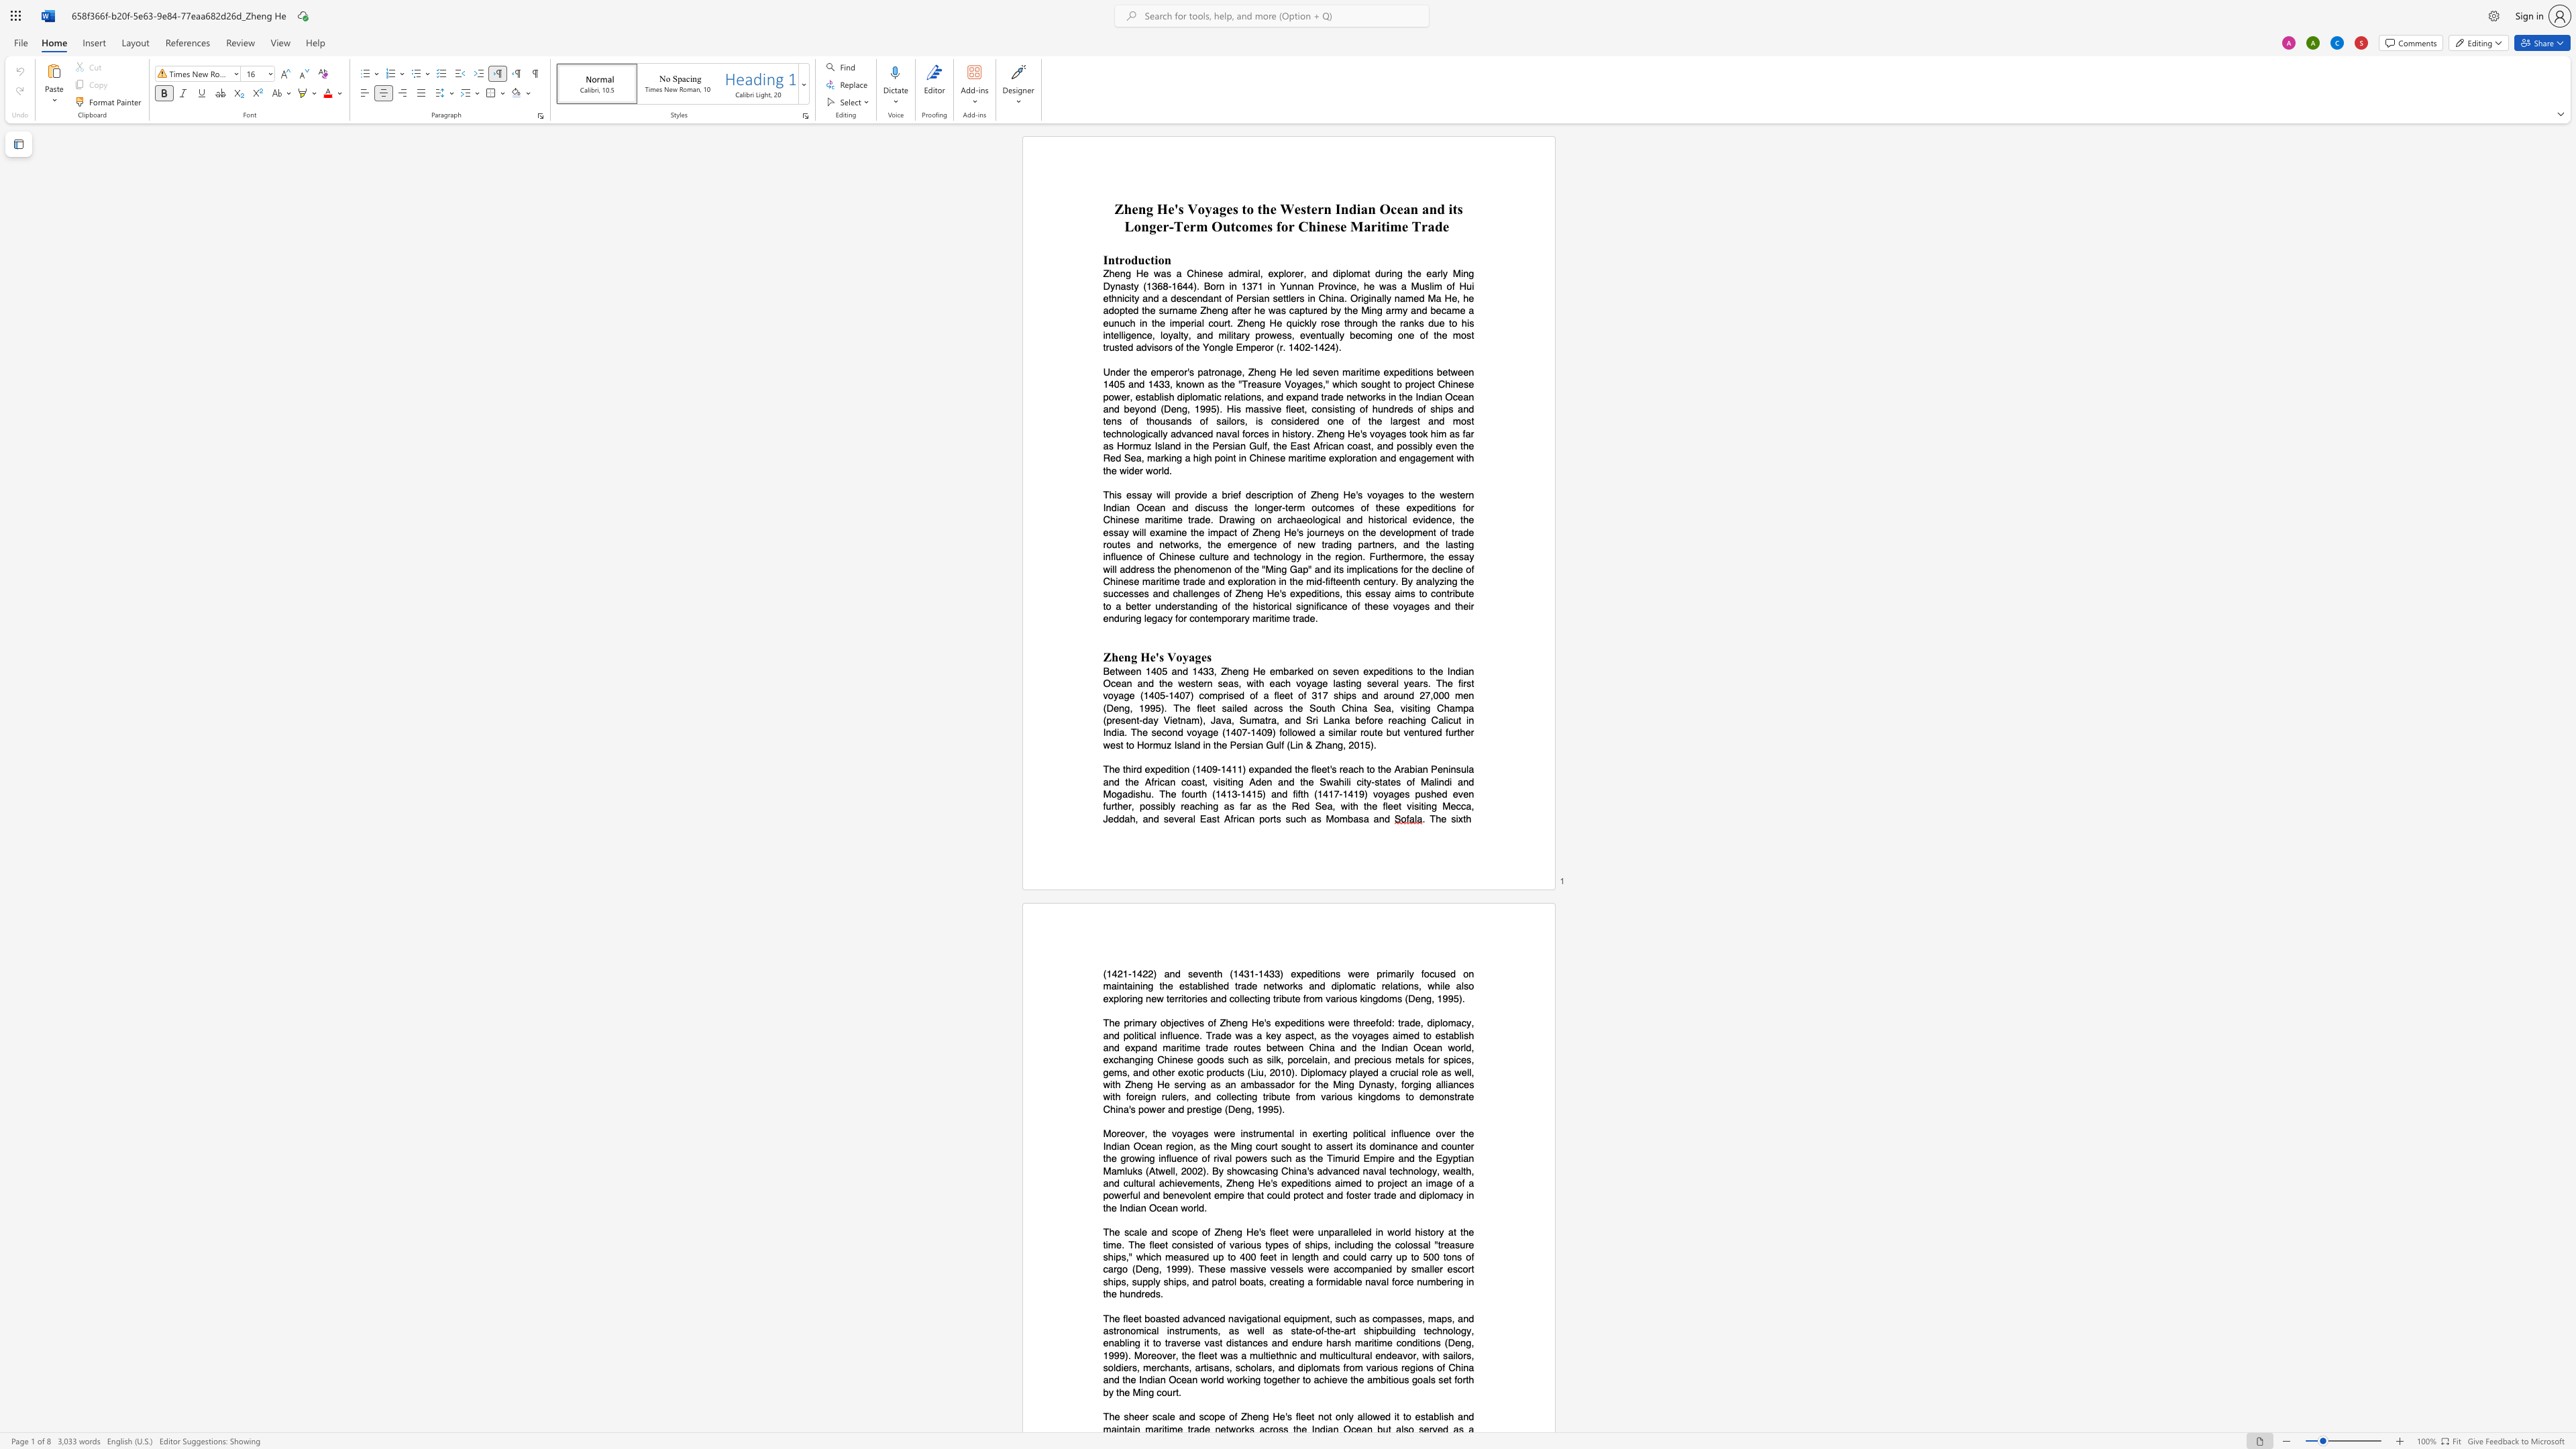 The image size is (2576, 1449). I want to click on the subset text "re and the Egyptian Mamluks (Atwell, 2" within the text "Moreover, the voyages were instrumental in exerting political influence over the Indian Ocean region, as the Ming court sought to assert its dominance and counter the growing influence of rival powers such as the Timurid Empire and the Egyptian Mamluks (Atwell, 2002). By", so click(1384, 1158).